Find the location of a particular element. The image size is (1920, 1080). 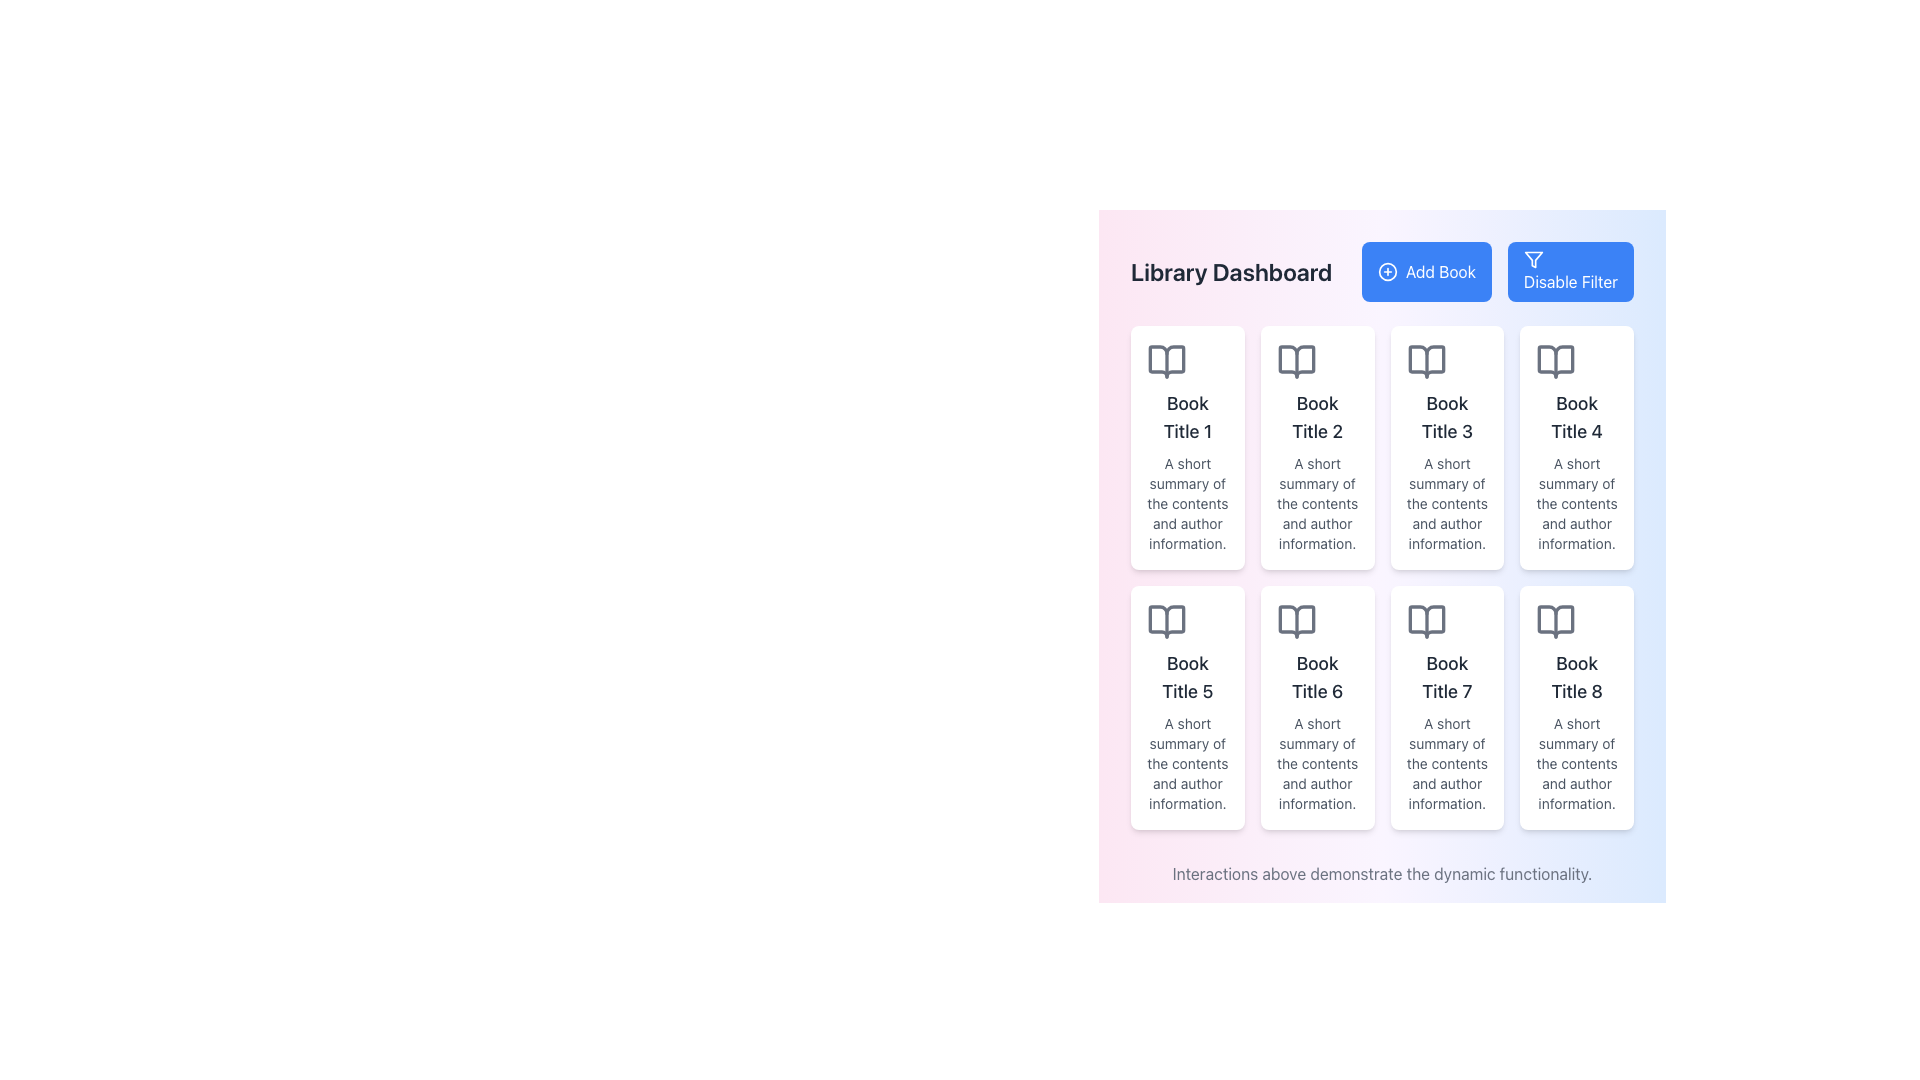

the second card in the grid layout that provides an overview of 'Book Title 2' is located at coordinates (1317, 446).